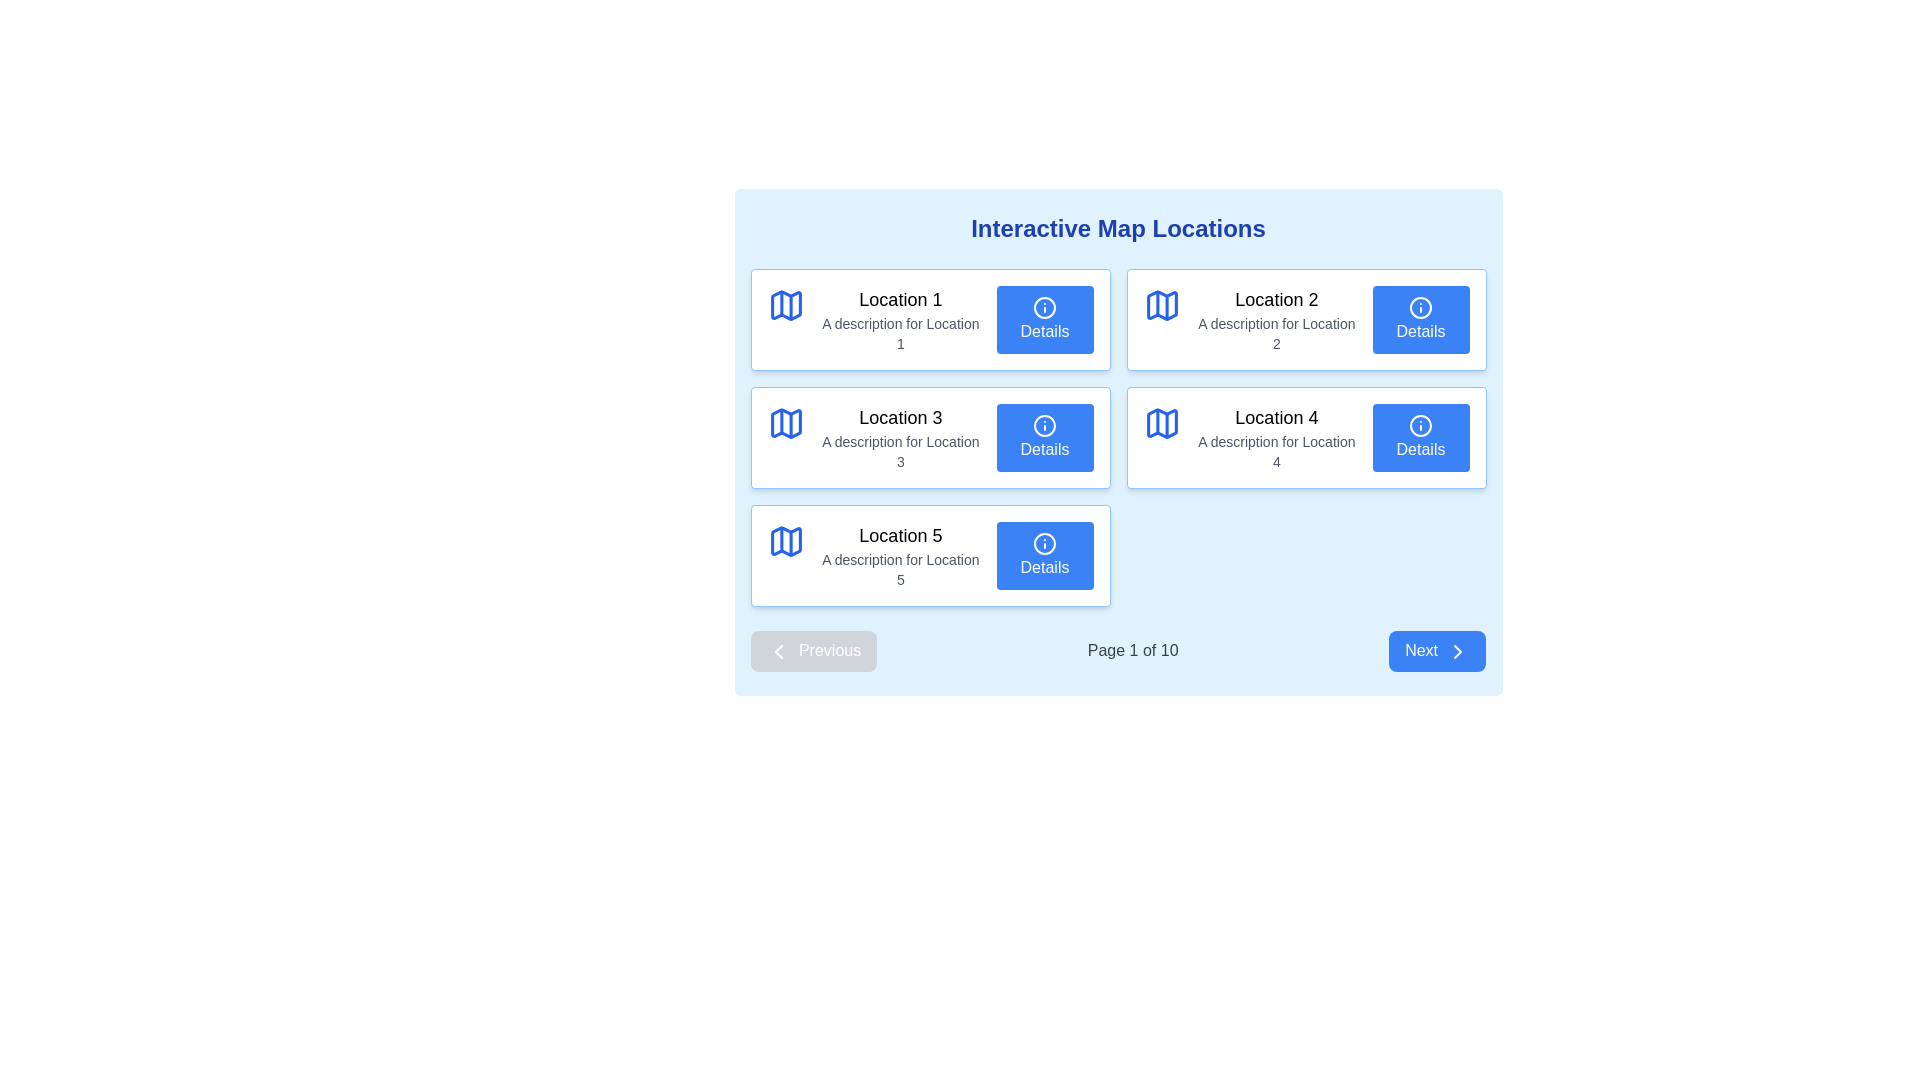 The width and height of the screenshot is (1920, 1080). What do you see at coordinates (1044, 544) in the screenshot?
I see `the circular blue icon located towards the right side of the 'Details' button of the last item in the list` at bounding box center [1044, 544].